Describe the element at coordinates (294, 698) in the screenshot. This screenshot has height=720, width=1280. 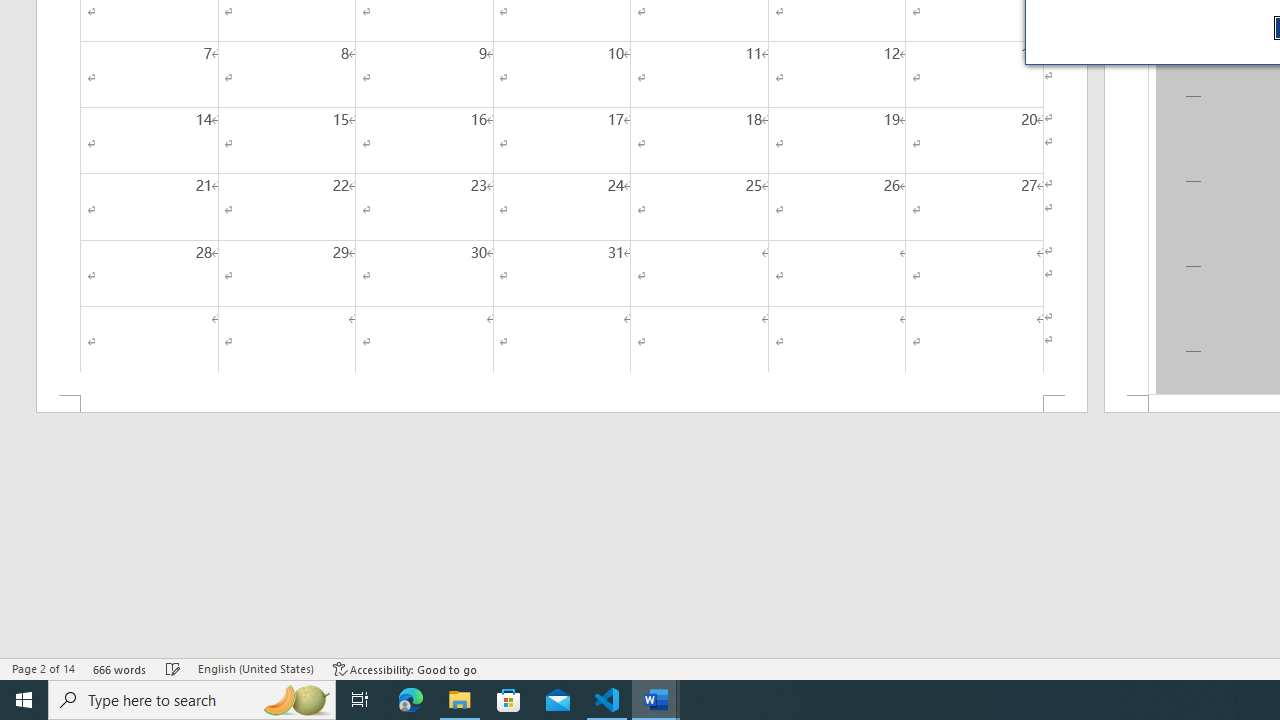
I see `'Search highlights icon opens search home window'` at that location.